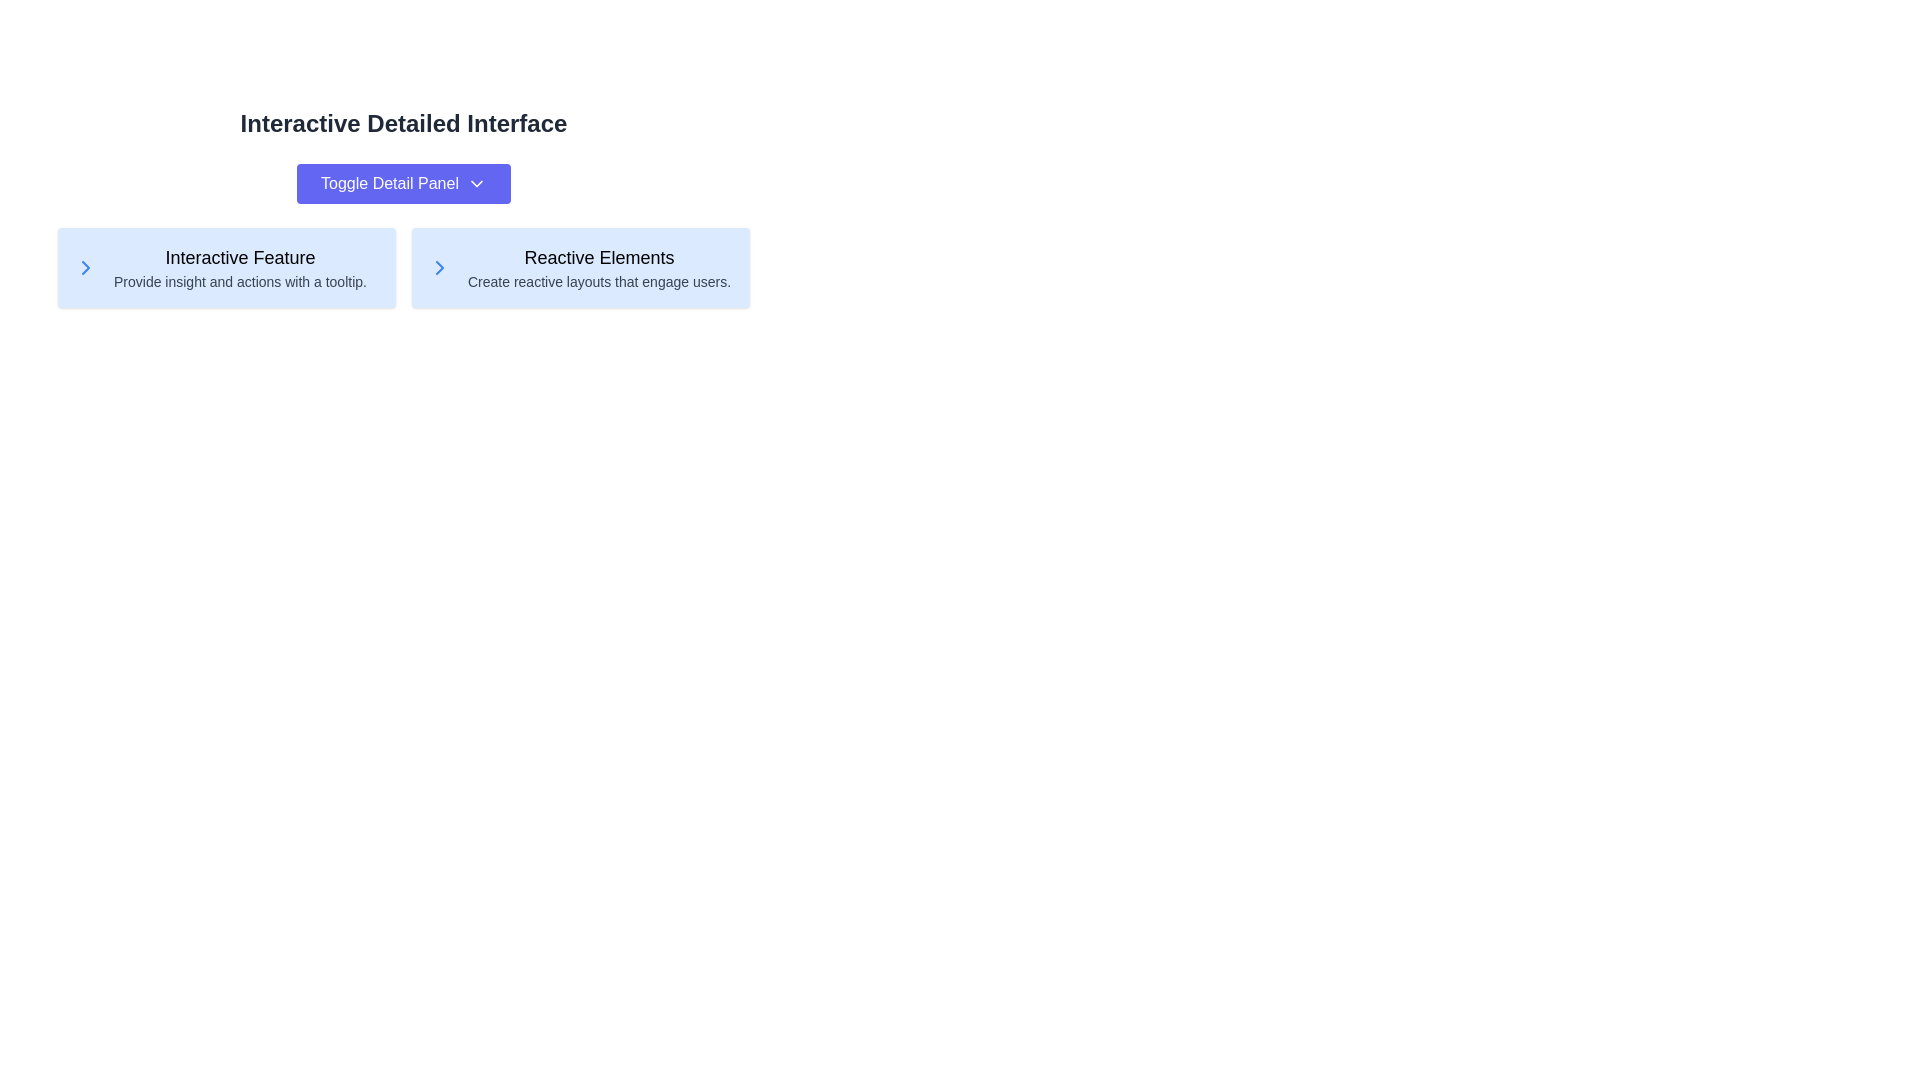 The width and height of the screenshot is (1920, 1080). I want to click on the blue triangular arrow pointing to the right, which is part of the SVG icon located on the left side of the 'Interactive Feature' text block, so click(439, 266).